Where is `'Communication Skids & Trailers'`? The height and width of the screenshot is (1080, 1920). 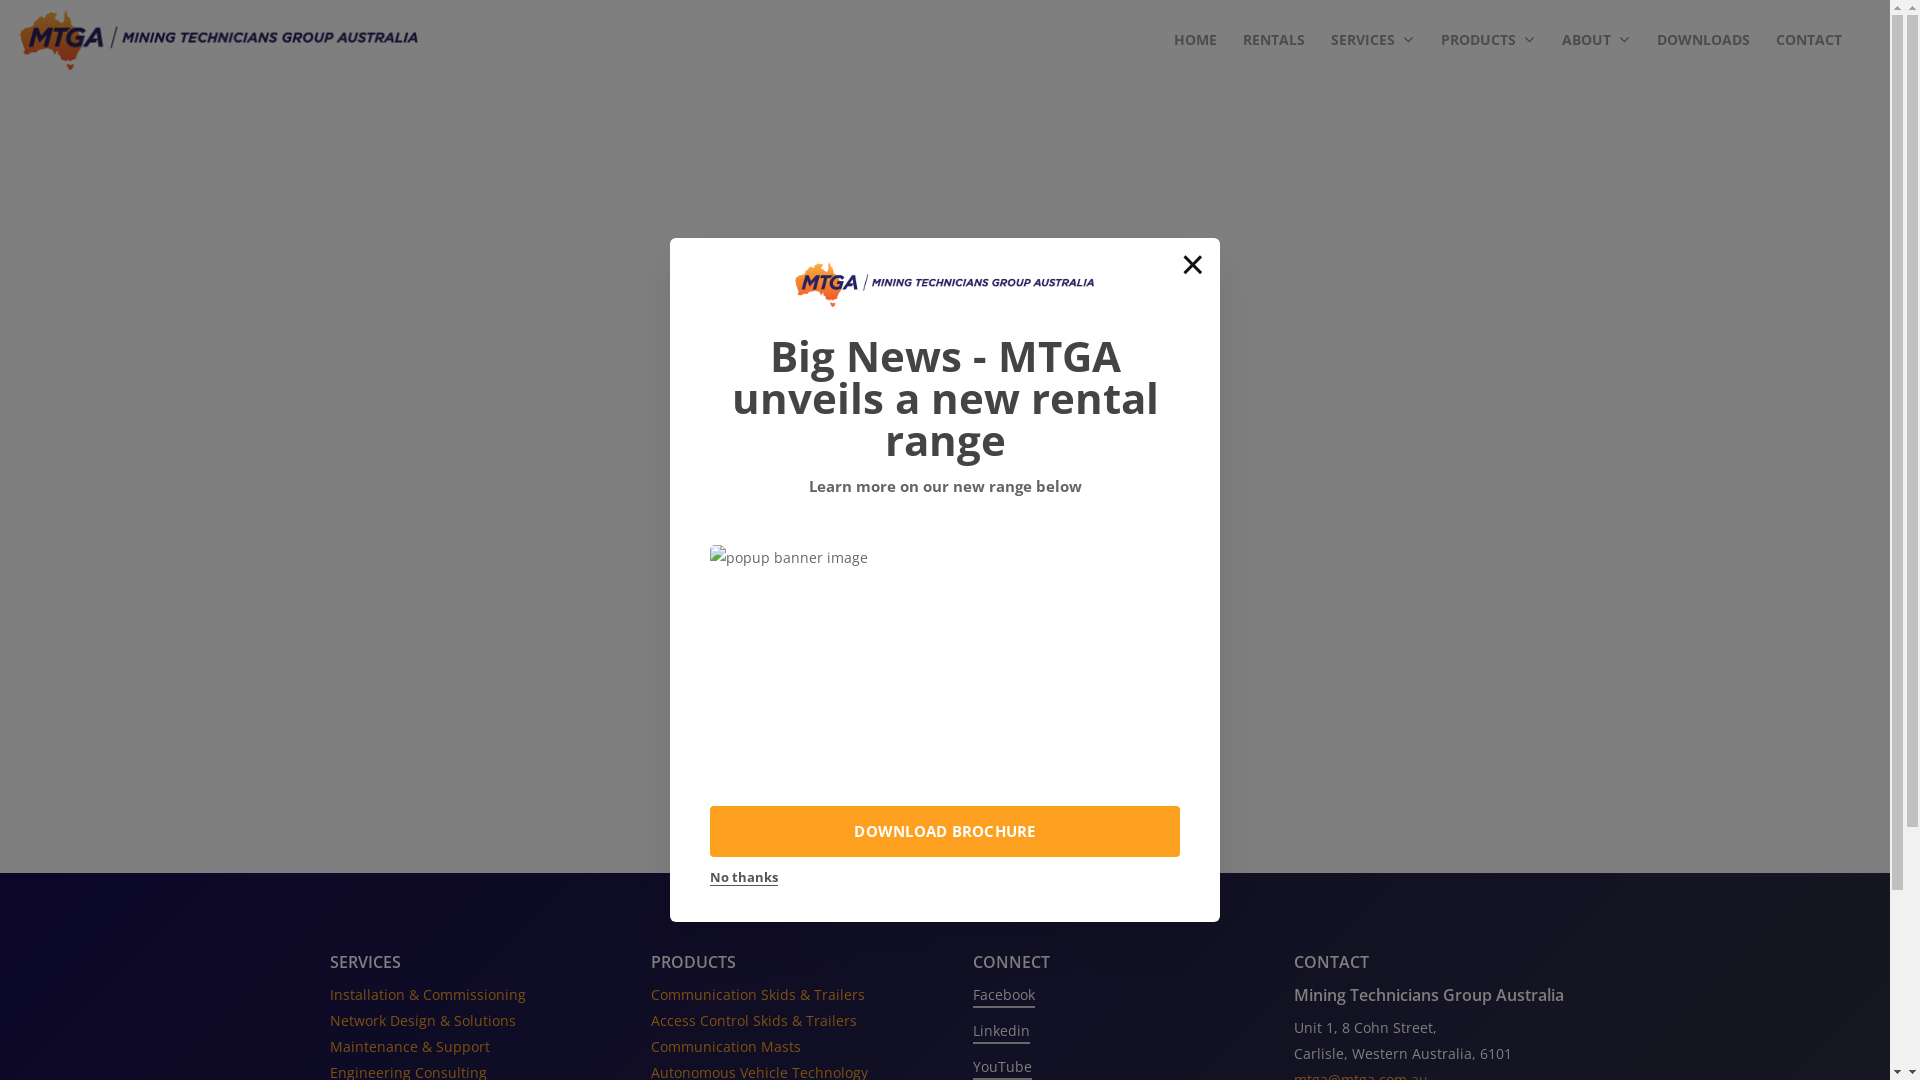 'Communication Skids & Trailers' is located at coordinates (757, 994).